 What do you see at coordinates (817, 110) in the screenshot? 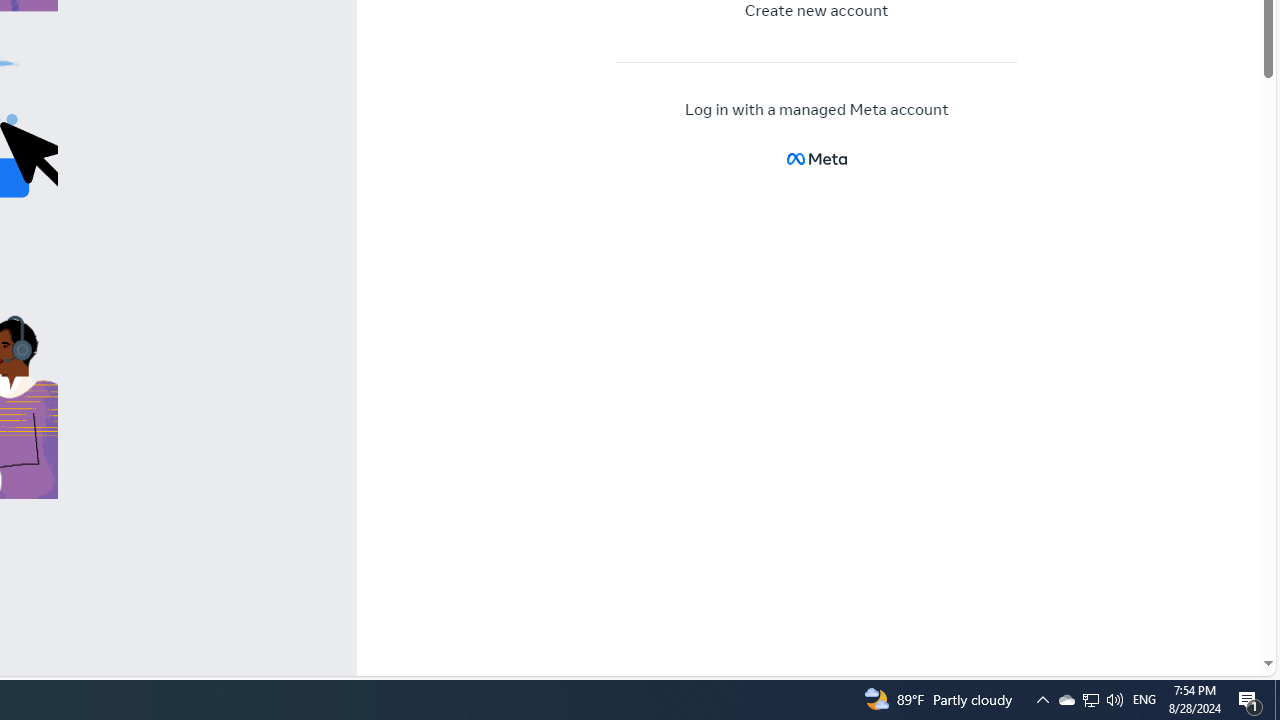
I see `'Log in with a managed Meta account'` at bounding box center [817, 110].